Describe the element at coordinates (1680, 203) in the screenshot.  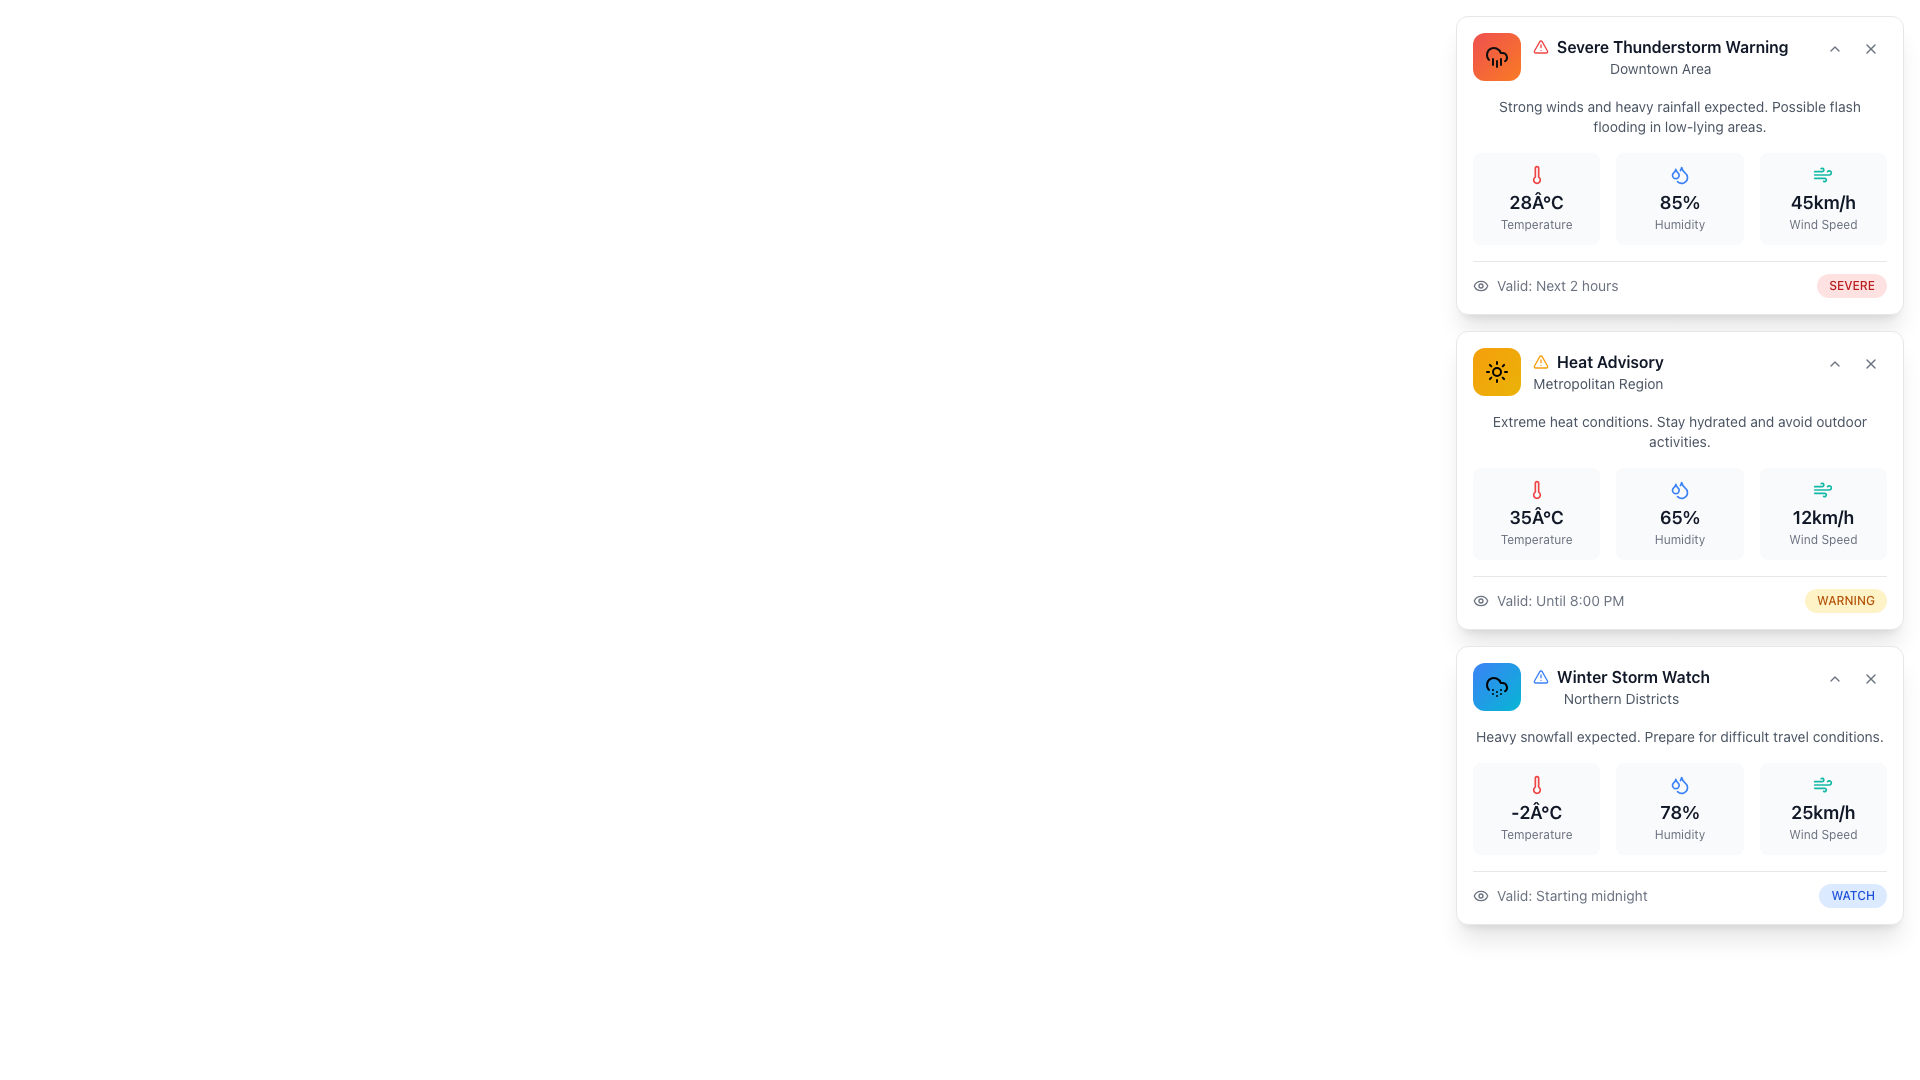
I see `the static text label displaying '85%' humidity in the top grid panel of the weather warning dashboard` at that location.